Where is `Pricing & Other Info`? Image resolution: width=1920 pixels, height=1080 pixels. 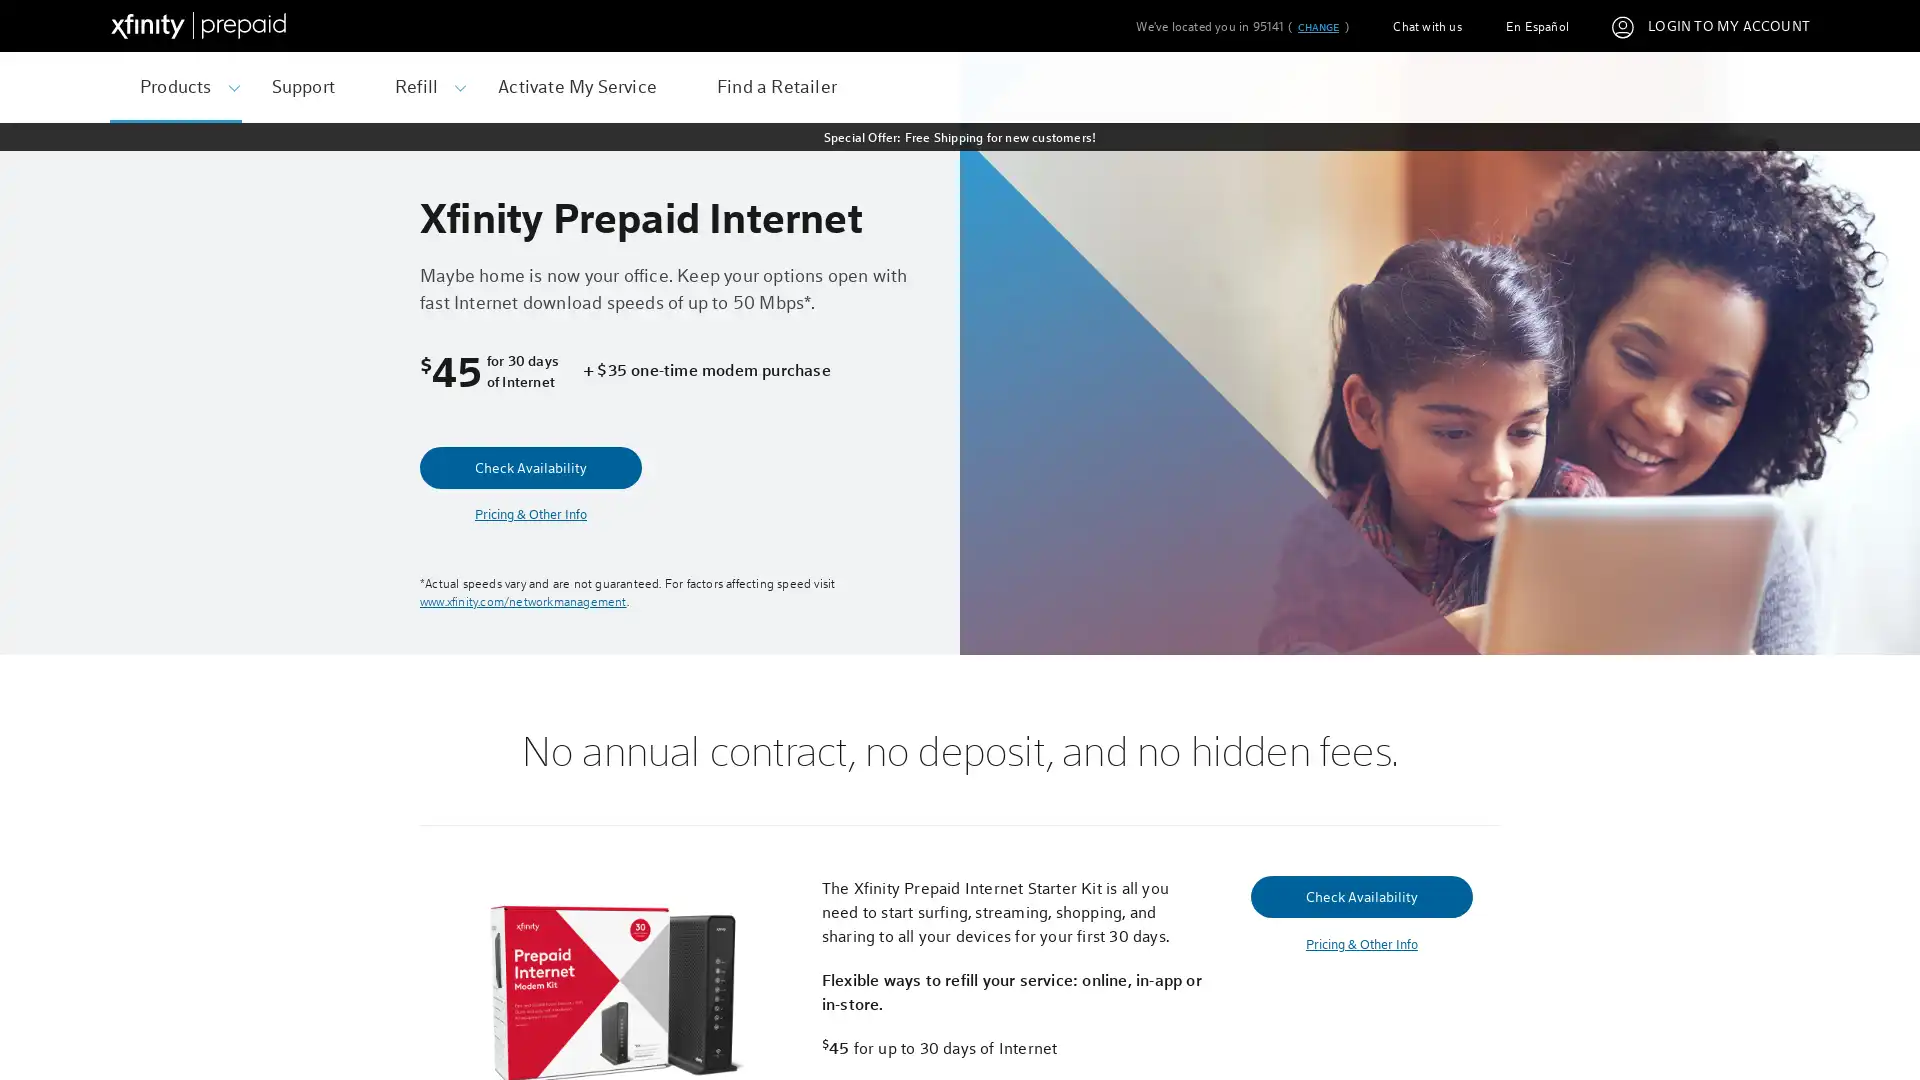
Pricing & Other Info is located at coordinates (531, 513).